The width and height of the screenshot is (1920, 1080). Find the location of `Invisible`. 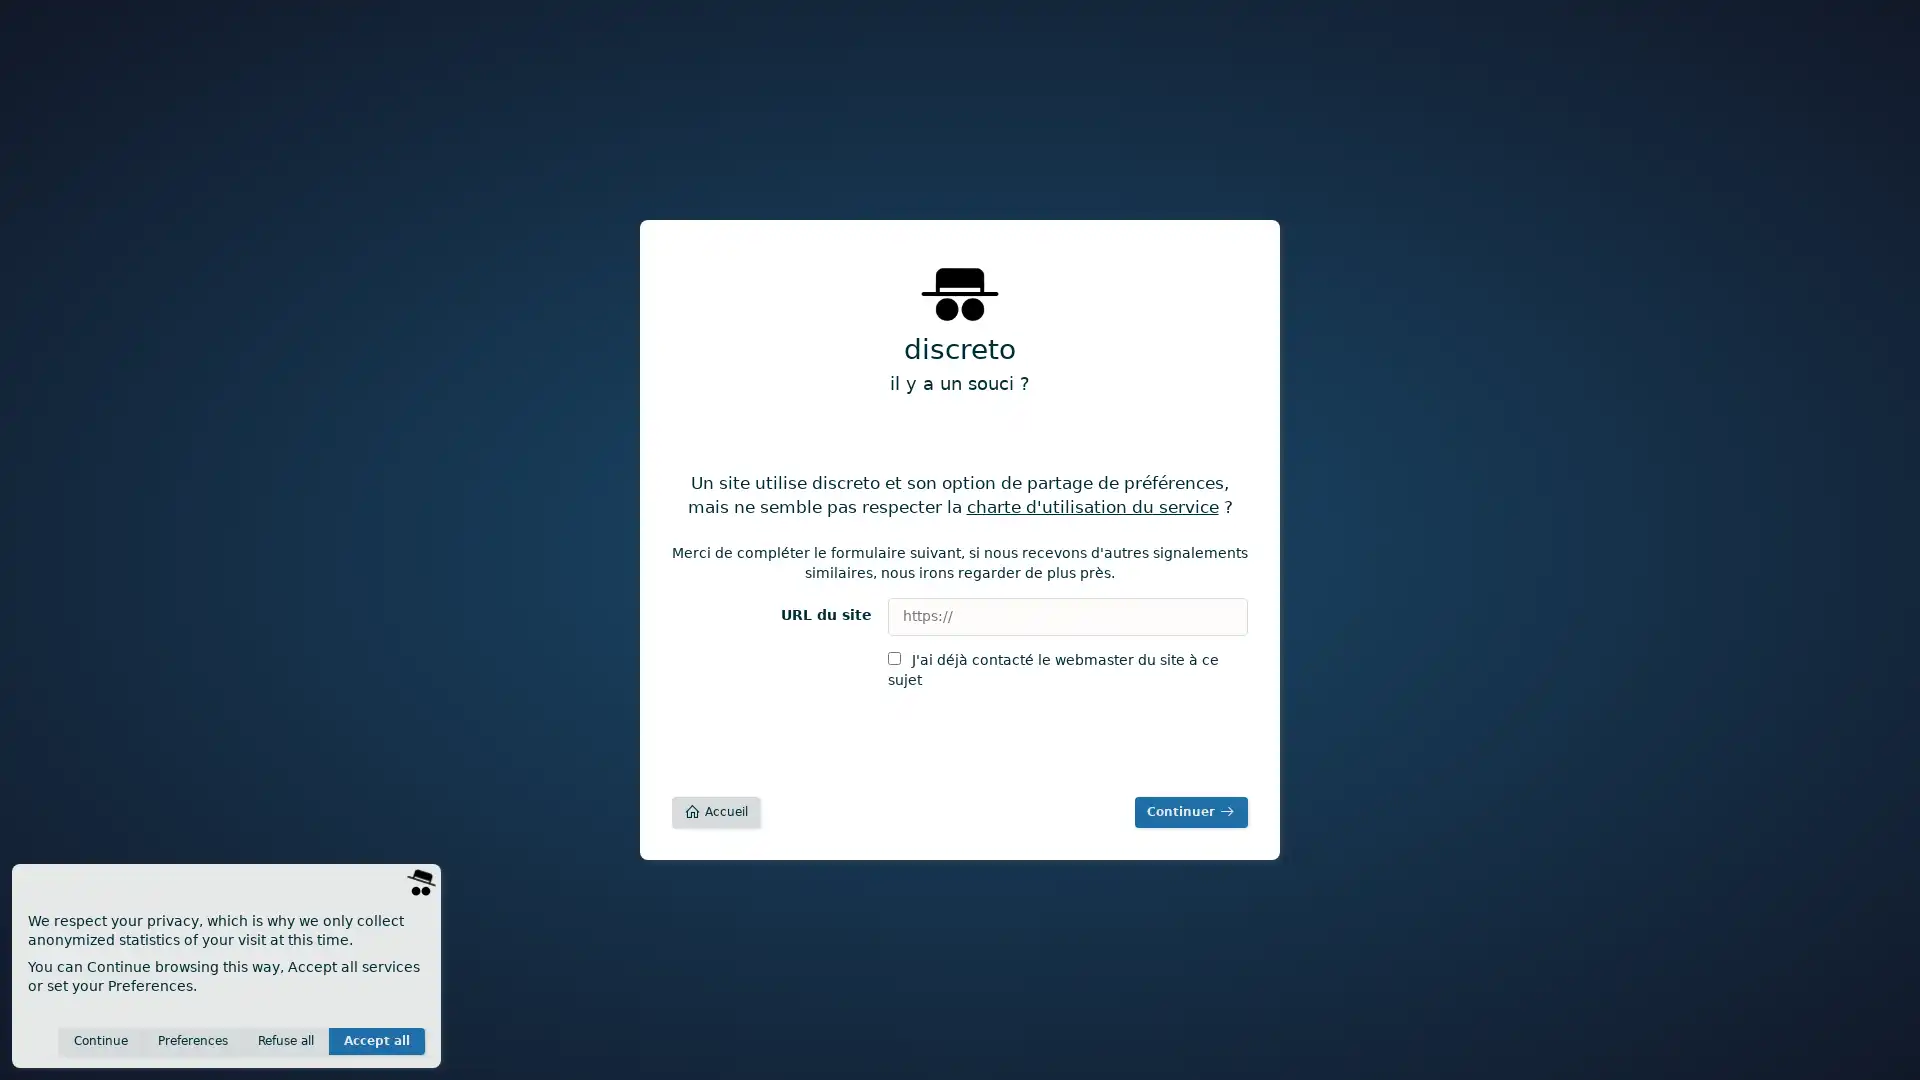

Invisible is located at coordinates (322, 1048).